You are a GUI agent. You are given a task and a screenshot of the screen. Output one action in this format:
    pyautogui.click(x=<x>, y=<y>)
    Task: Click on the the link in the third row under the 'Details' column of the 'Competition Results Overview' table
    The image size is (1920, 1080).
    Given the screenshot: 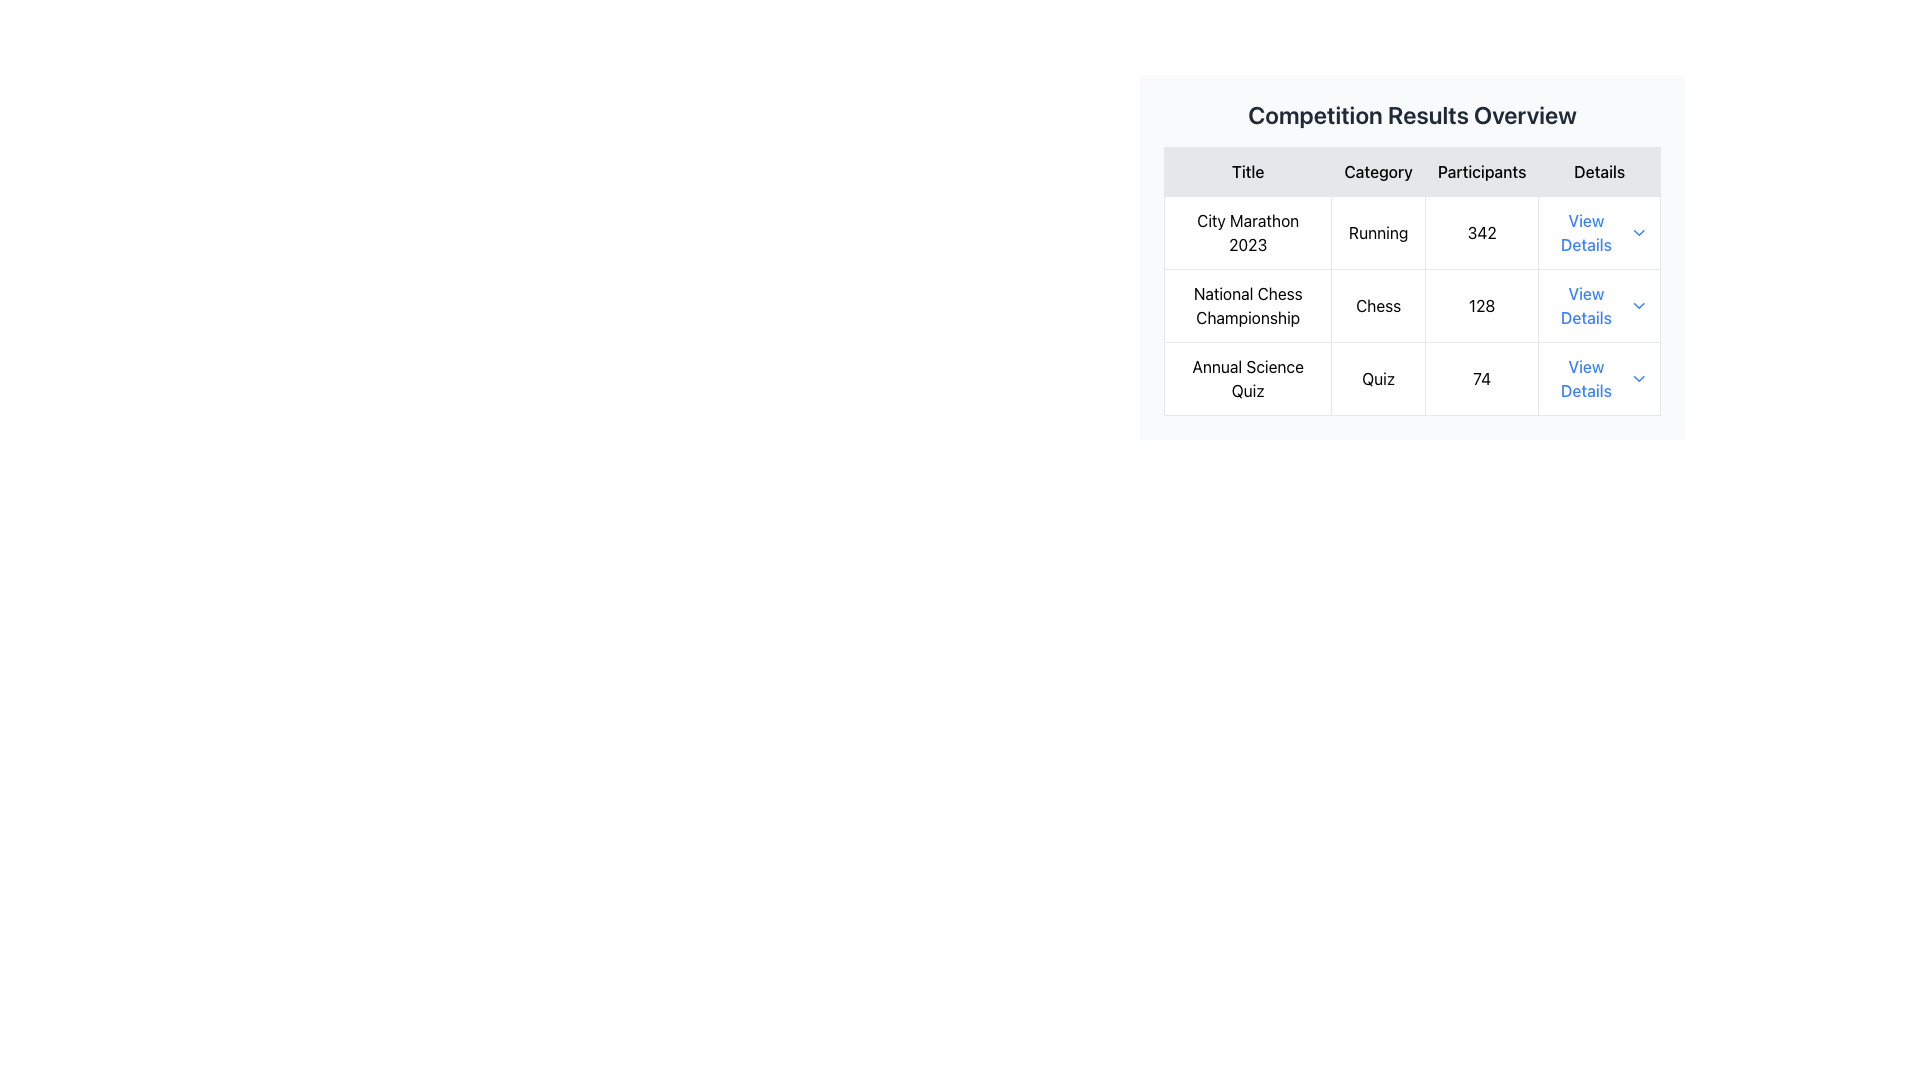 What is the action you would take?
    pyautogui.click(x=1584, y=378)
    